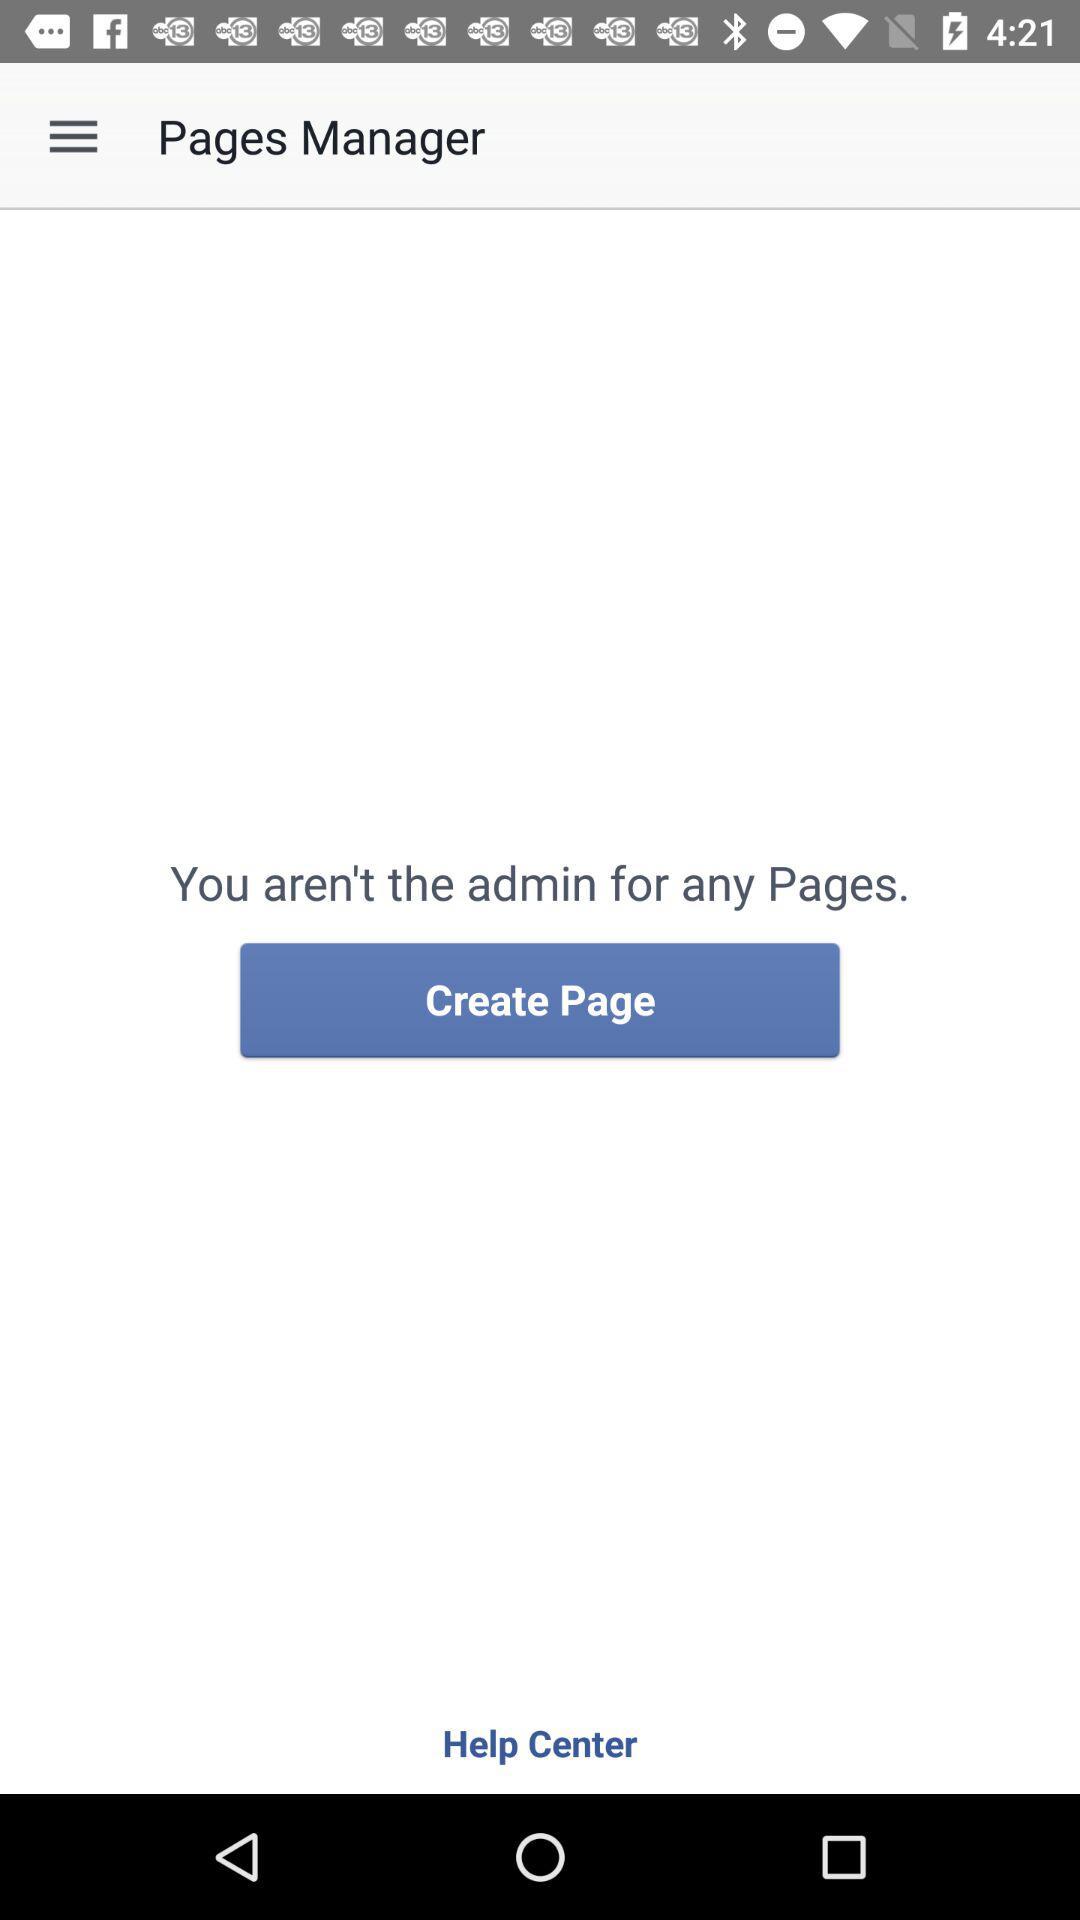  What do you see at coordinates (540, 1001) in the screenshot?
I see `the icon below you aren t icon` at bounding box center [540, 1001].